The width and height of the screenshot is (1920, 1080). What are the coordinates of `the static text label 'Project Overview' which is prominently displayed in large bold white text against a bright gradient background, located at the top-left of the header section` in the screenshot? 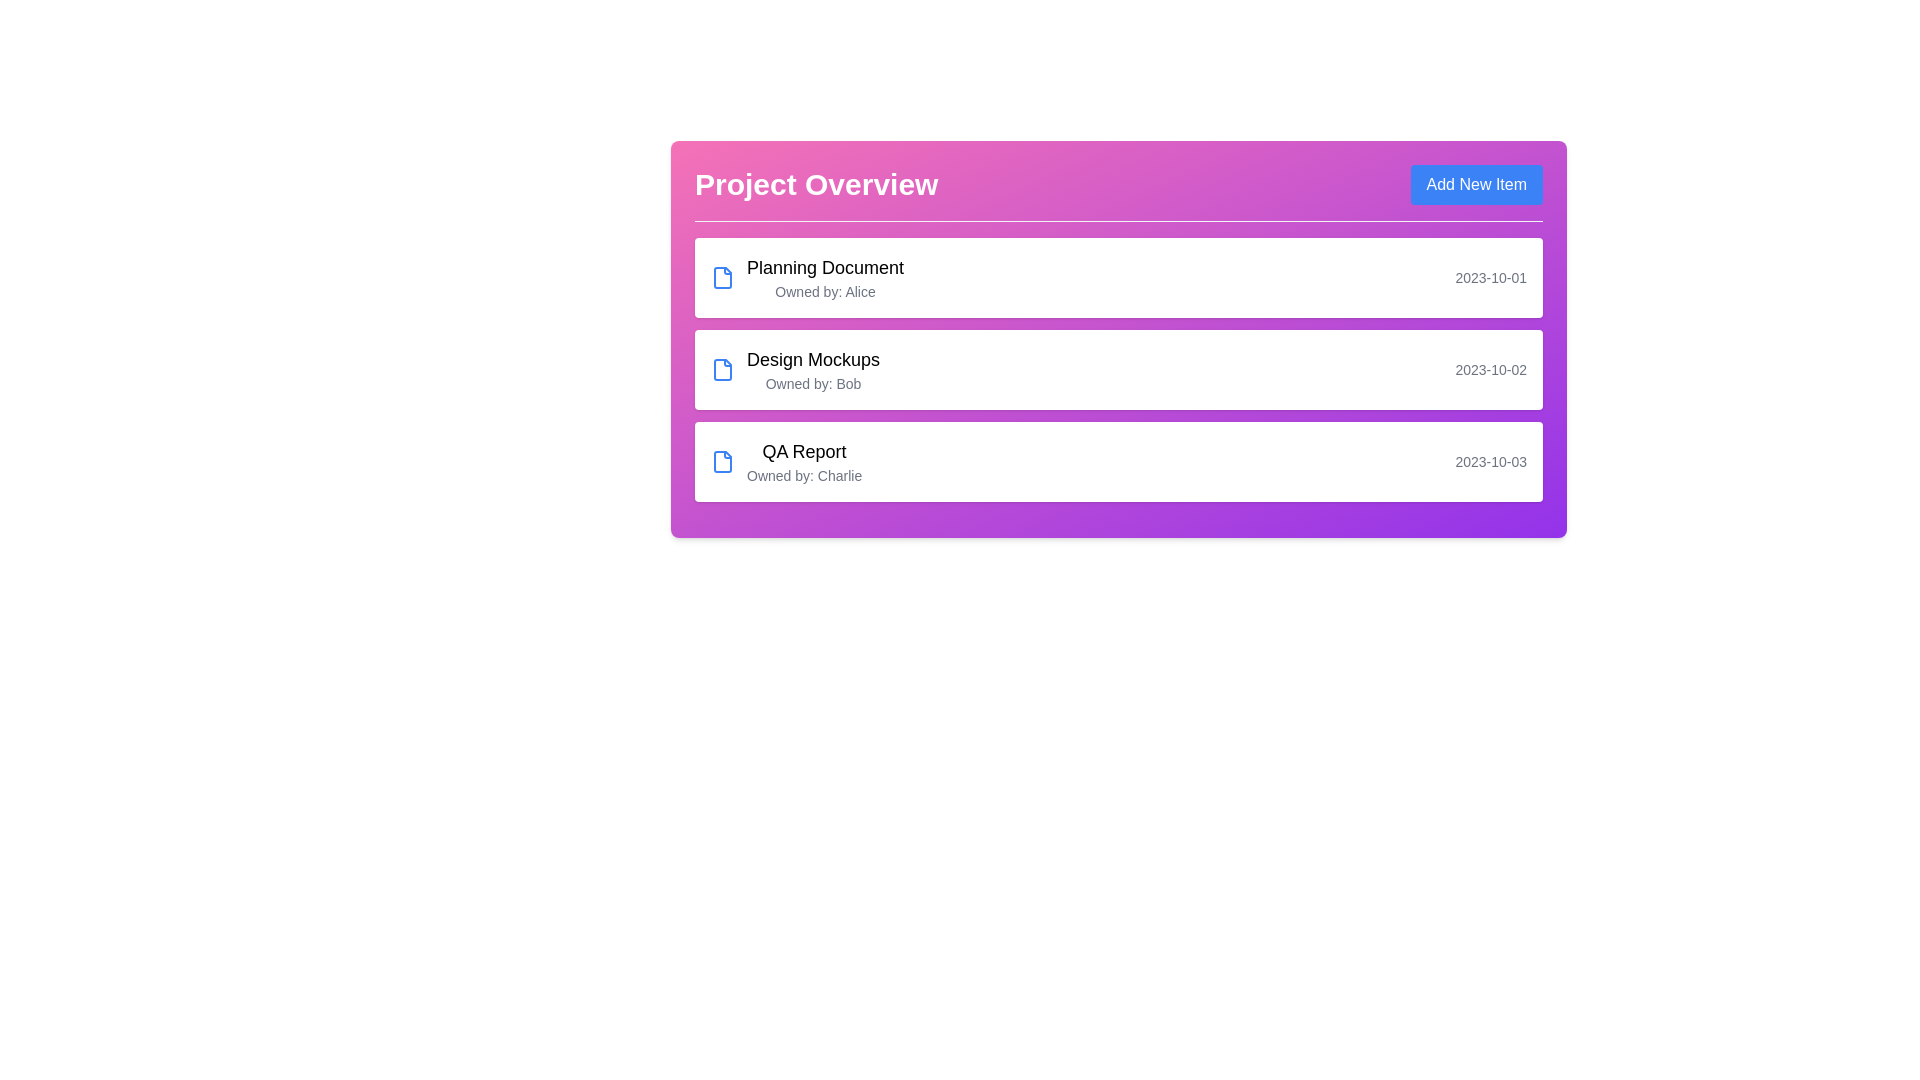 It's located at (816, 185).